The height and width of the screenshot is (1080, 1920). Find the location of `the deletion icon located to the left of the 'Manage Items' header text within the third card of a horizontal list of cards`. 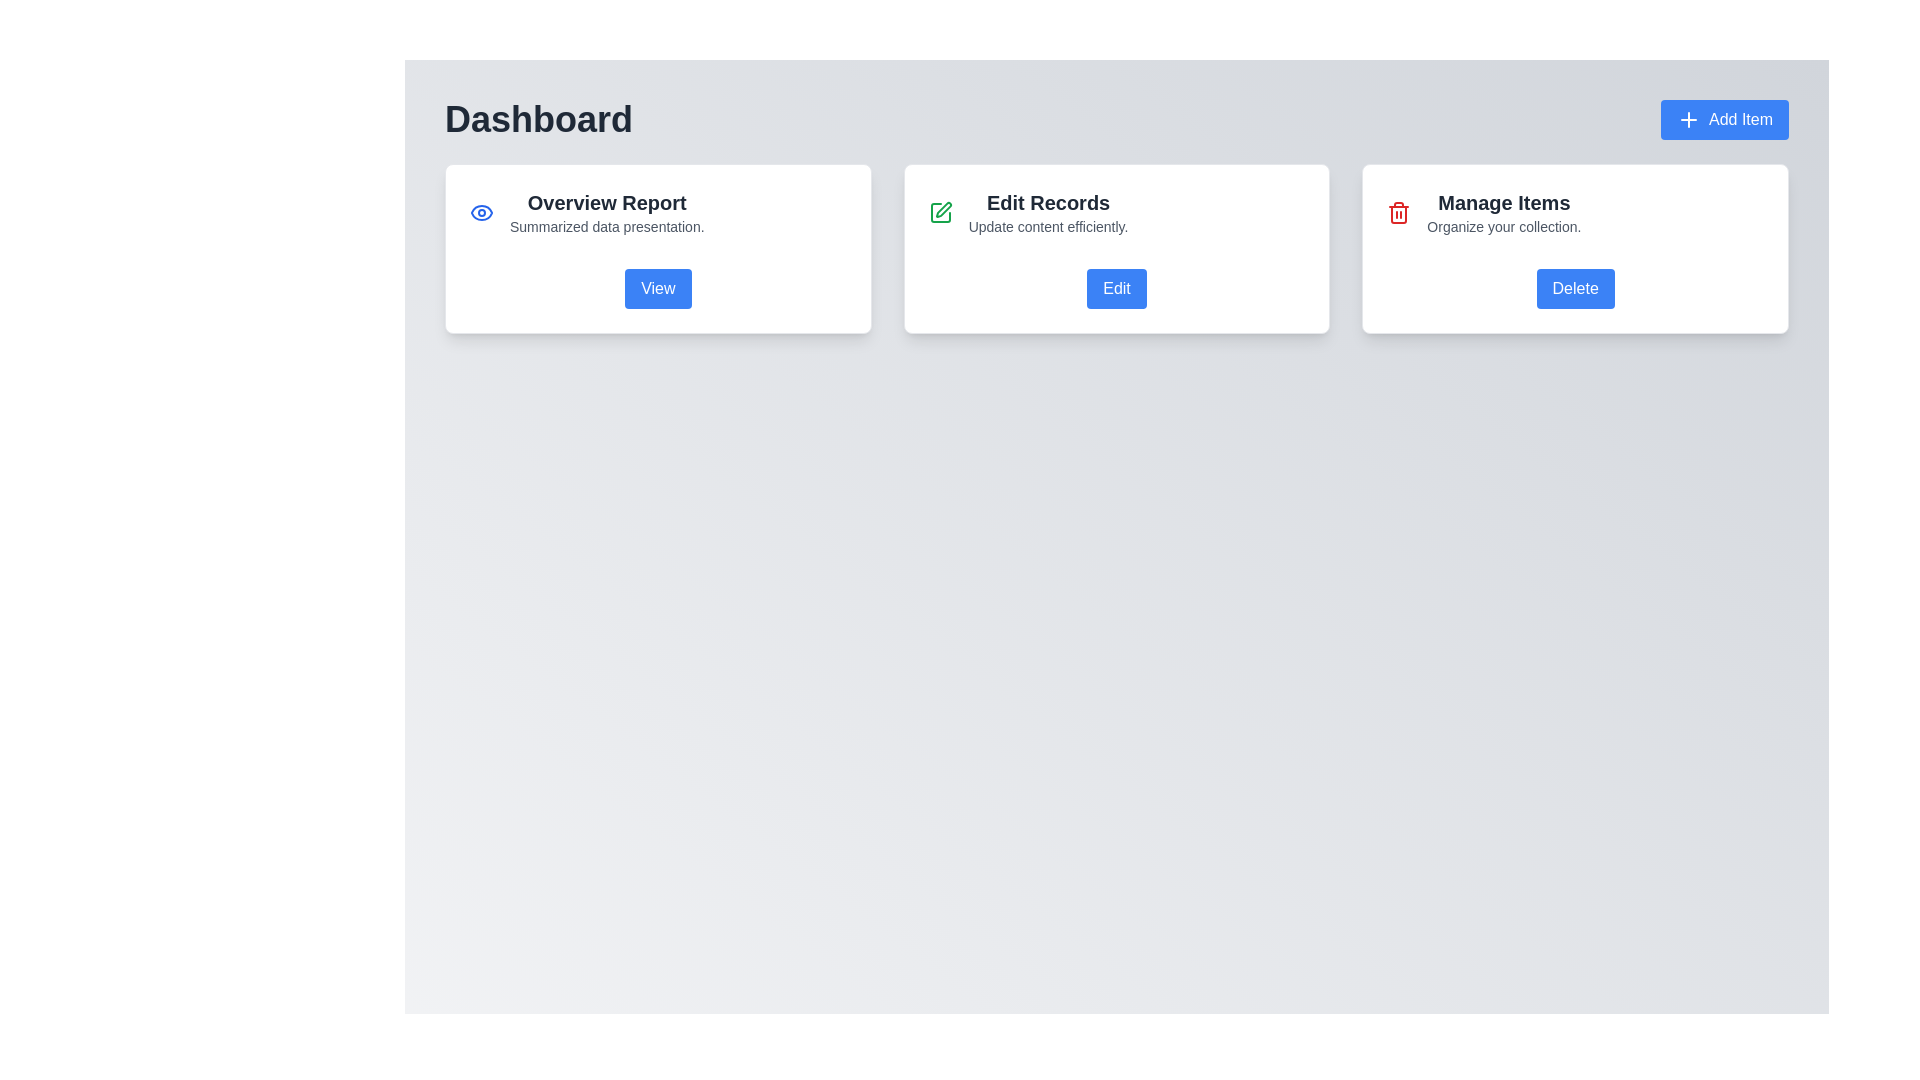

the deletion icon located to the left of the 'Manage Items' header text within the third card of a horizontal list of cards is located at coordinates (1398, 212).